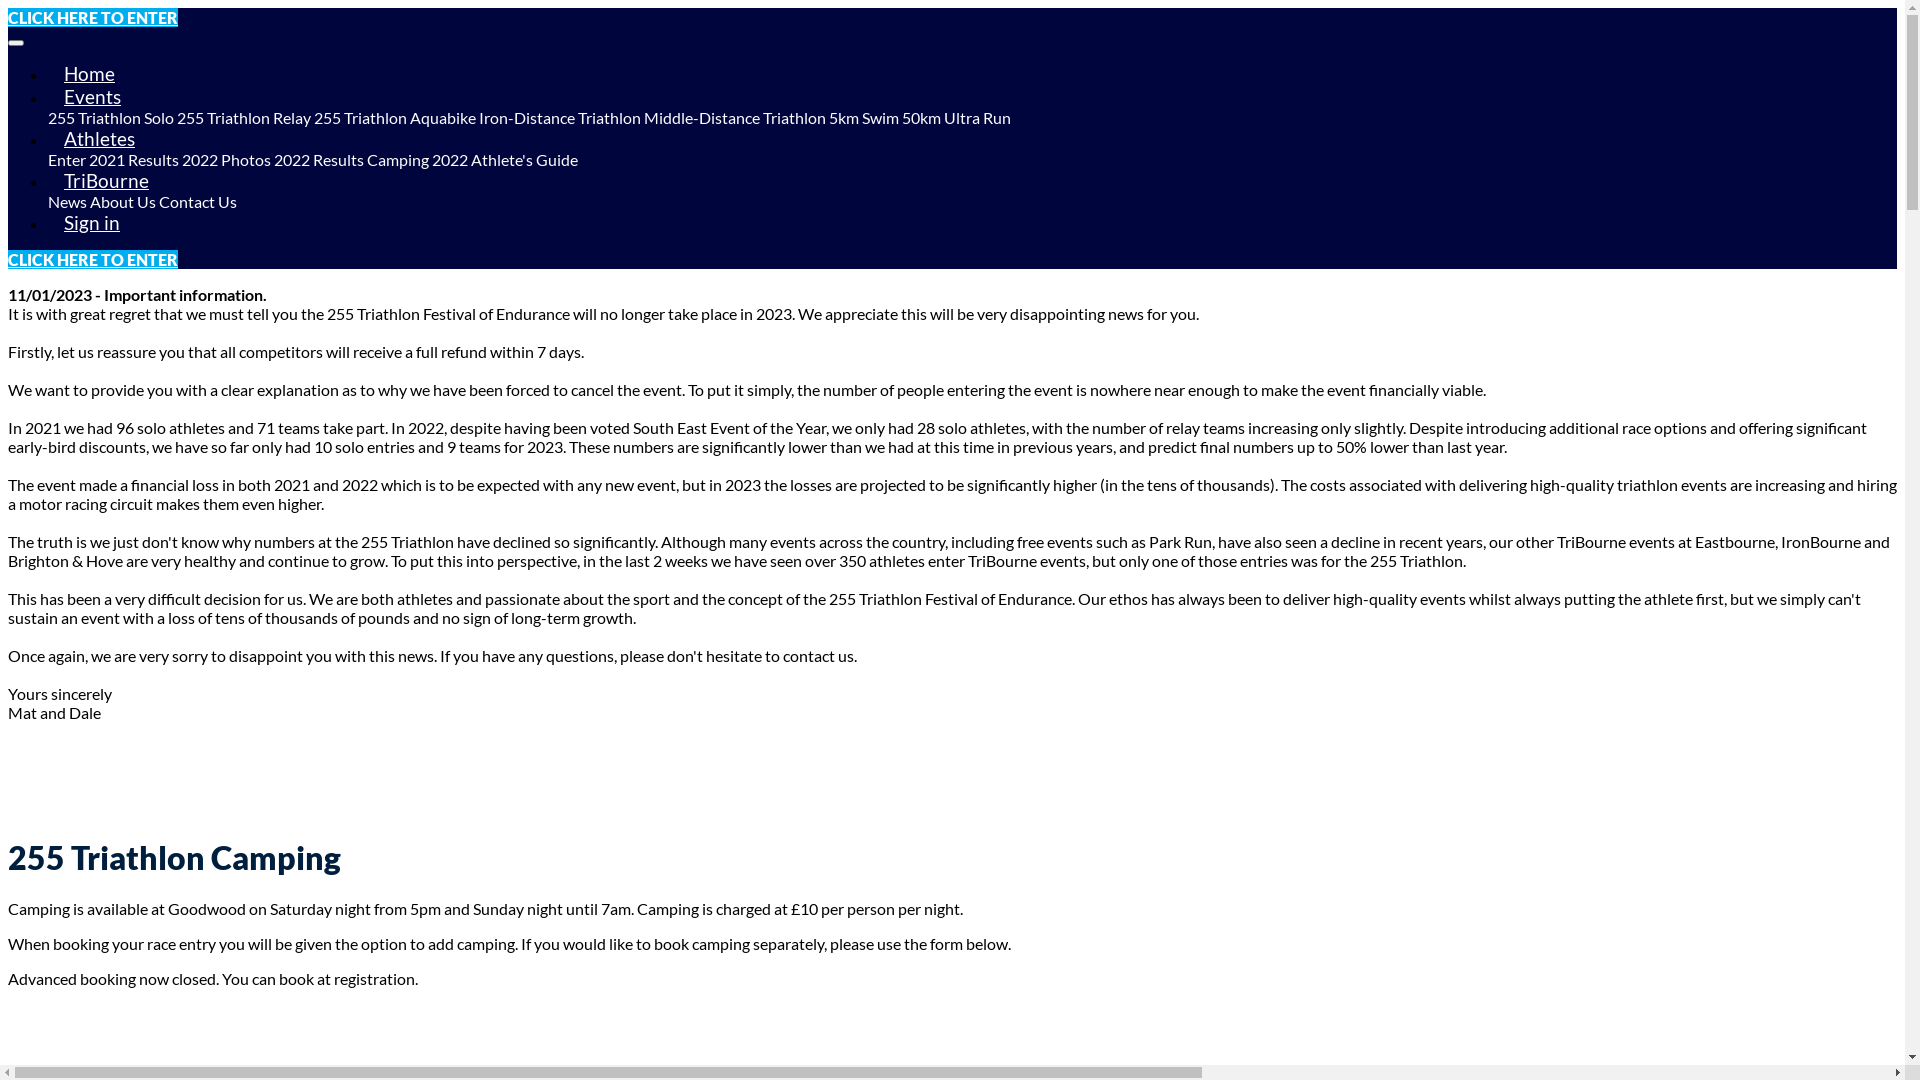 The image size is (1920, 1080). I want to click on '255 Triathlon Solo', so click(109, 117).